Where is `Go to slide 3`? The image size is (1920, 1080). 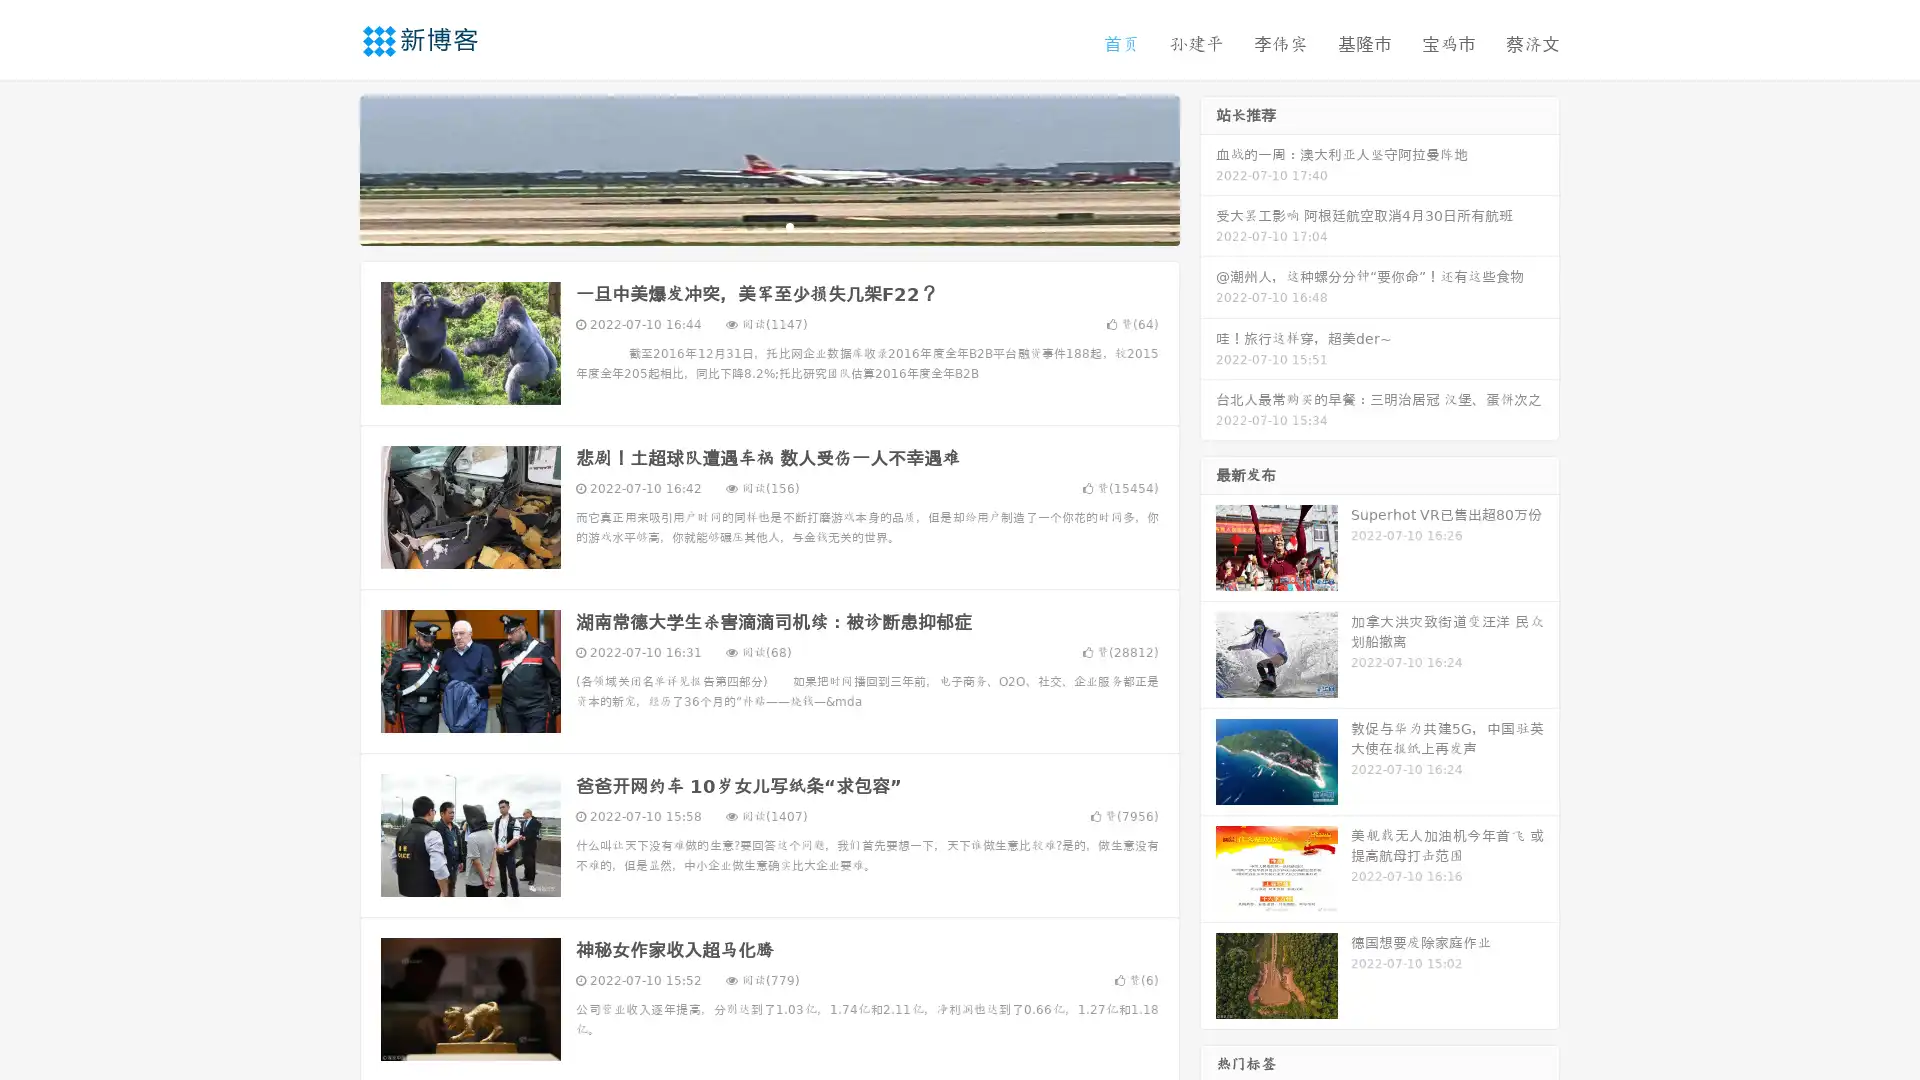
Go to slide 3 is located at coordinates (789, 225).